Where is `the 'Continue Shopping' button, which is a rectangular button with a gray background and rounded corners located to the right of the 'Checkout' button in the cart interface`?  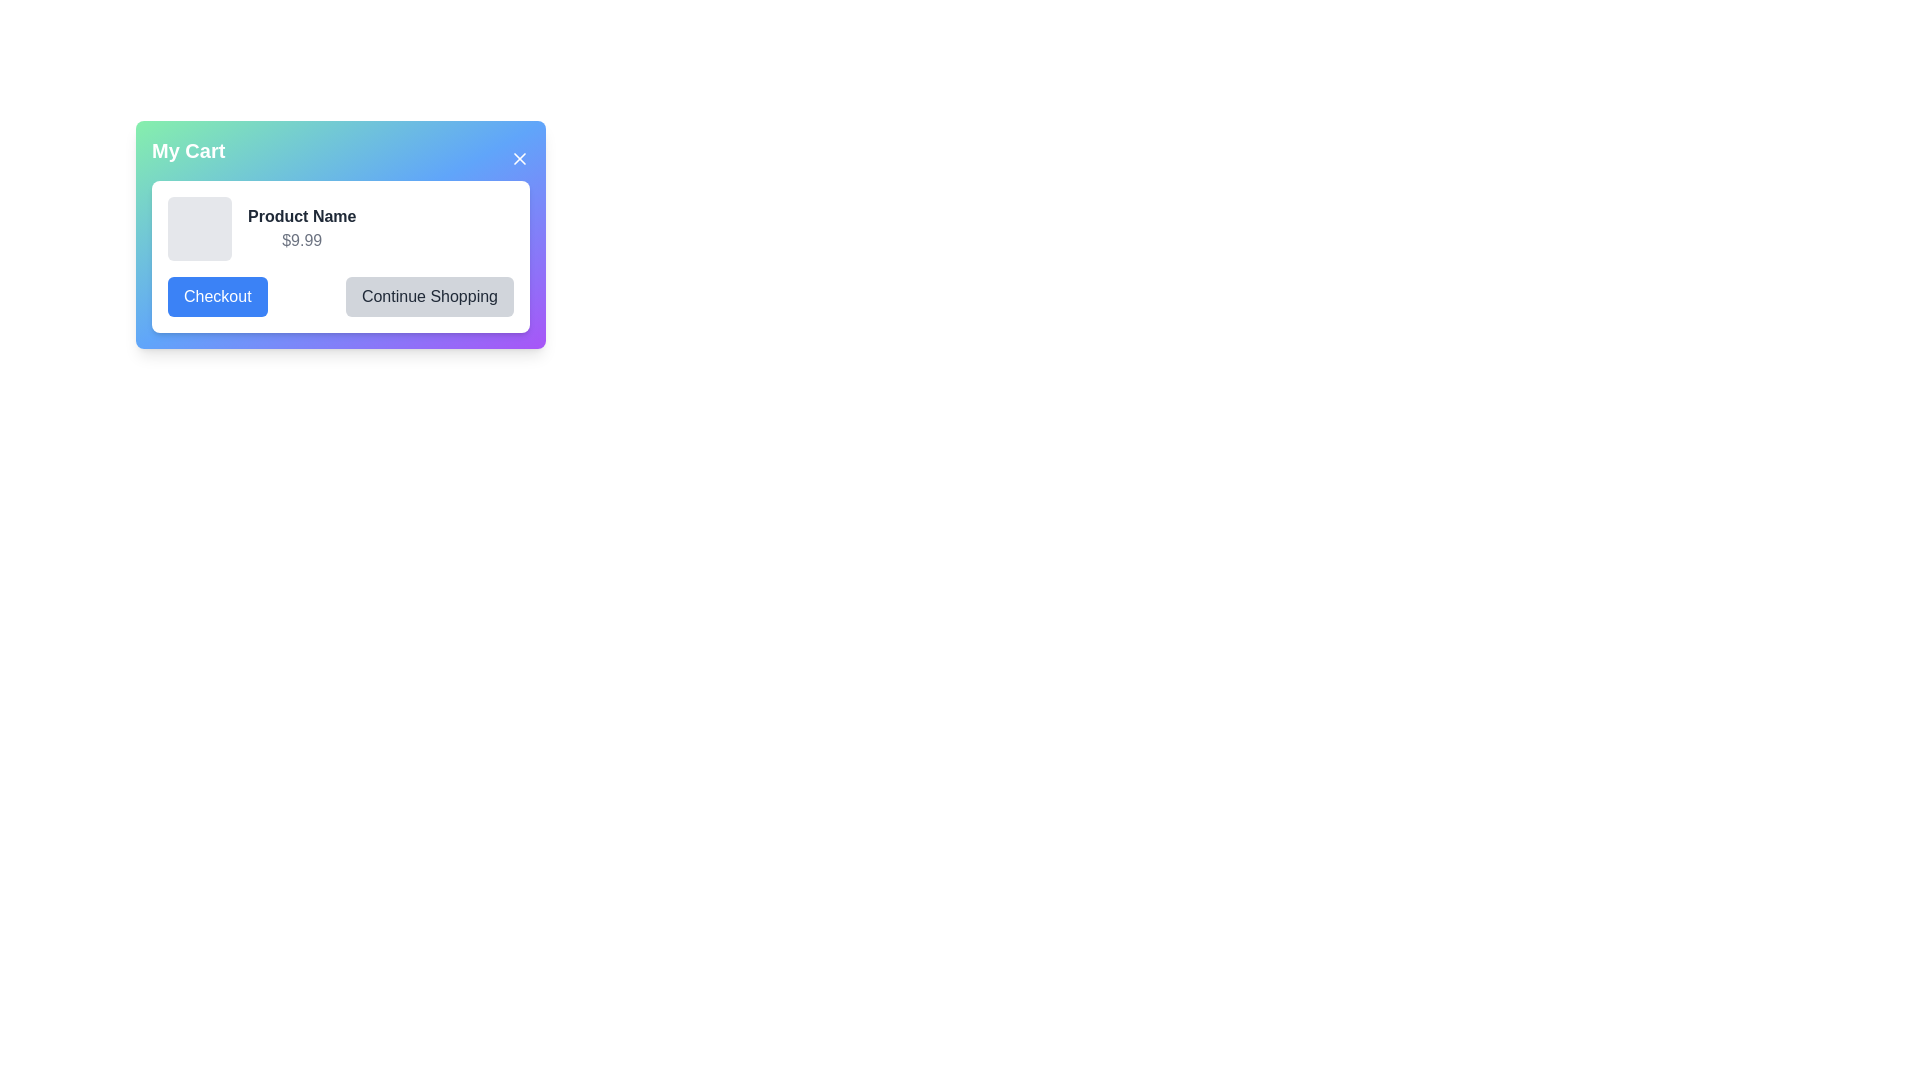
the 'Continue Shopping' button, which is a rectangular button with a gray background and rounded corners located to the right of the 'Checkout' button in the cart interface is located at coordinates (428, 297).